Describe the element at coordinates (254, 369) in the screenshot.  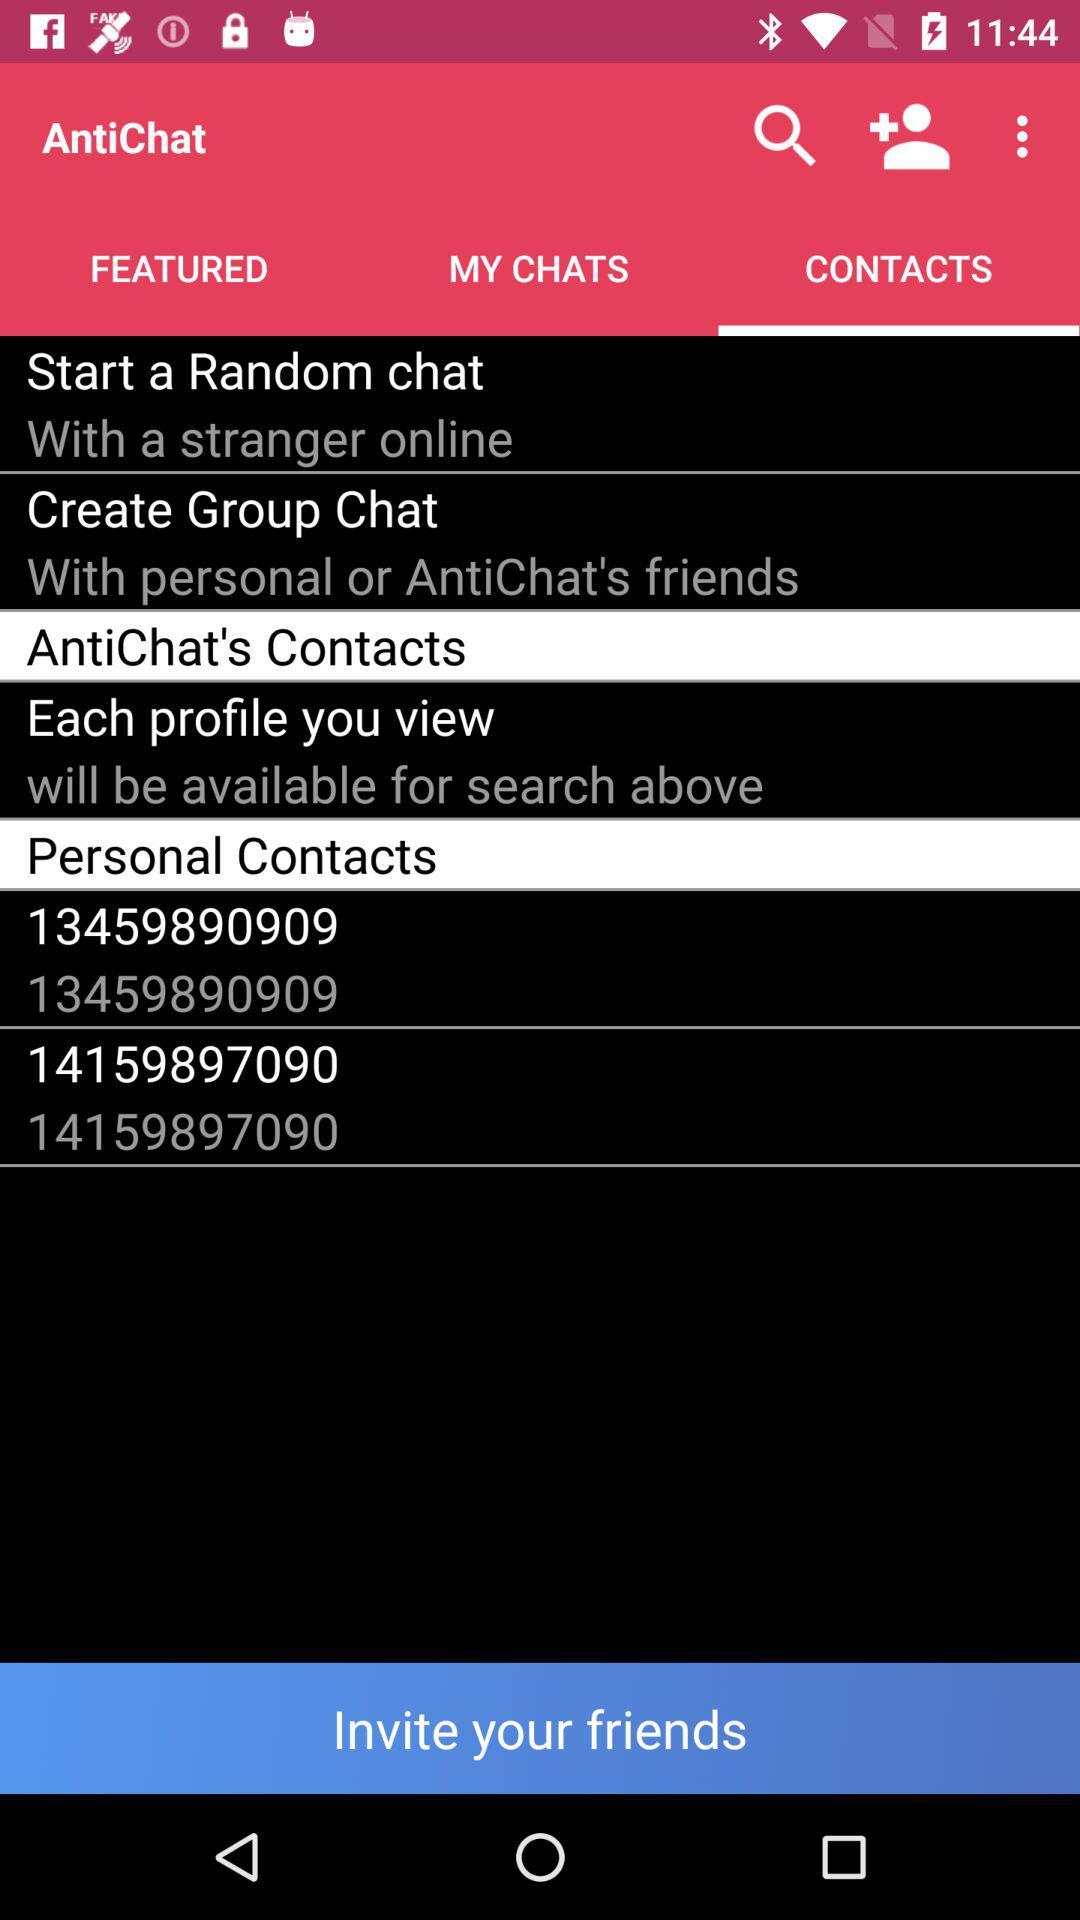
I see `the icon to the left of the contacts icon` at that location.